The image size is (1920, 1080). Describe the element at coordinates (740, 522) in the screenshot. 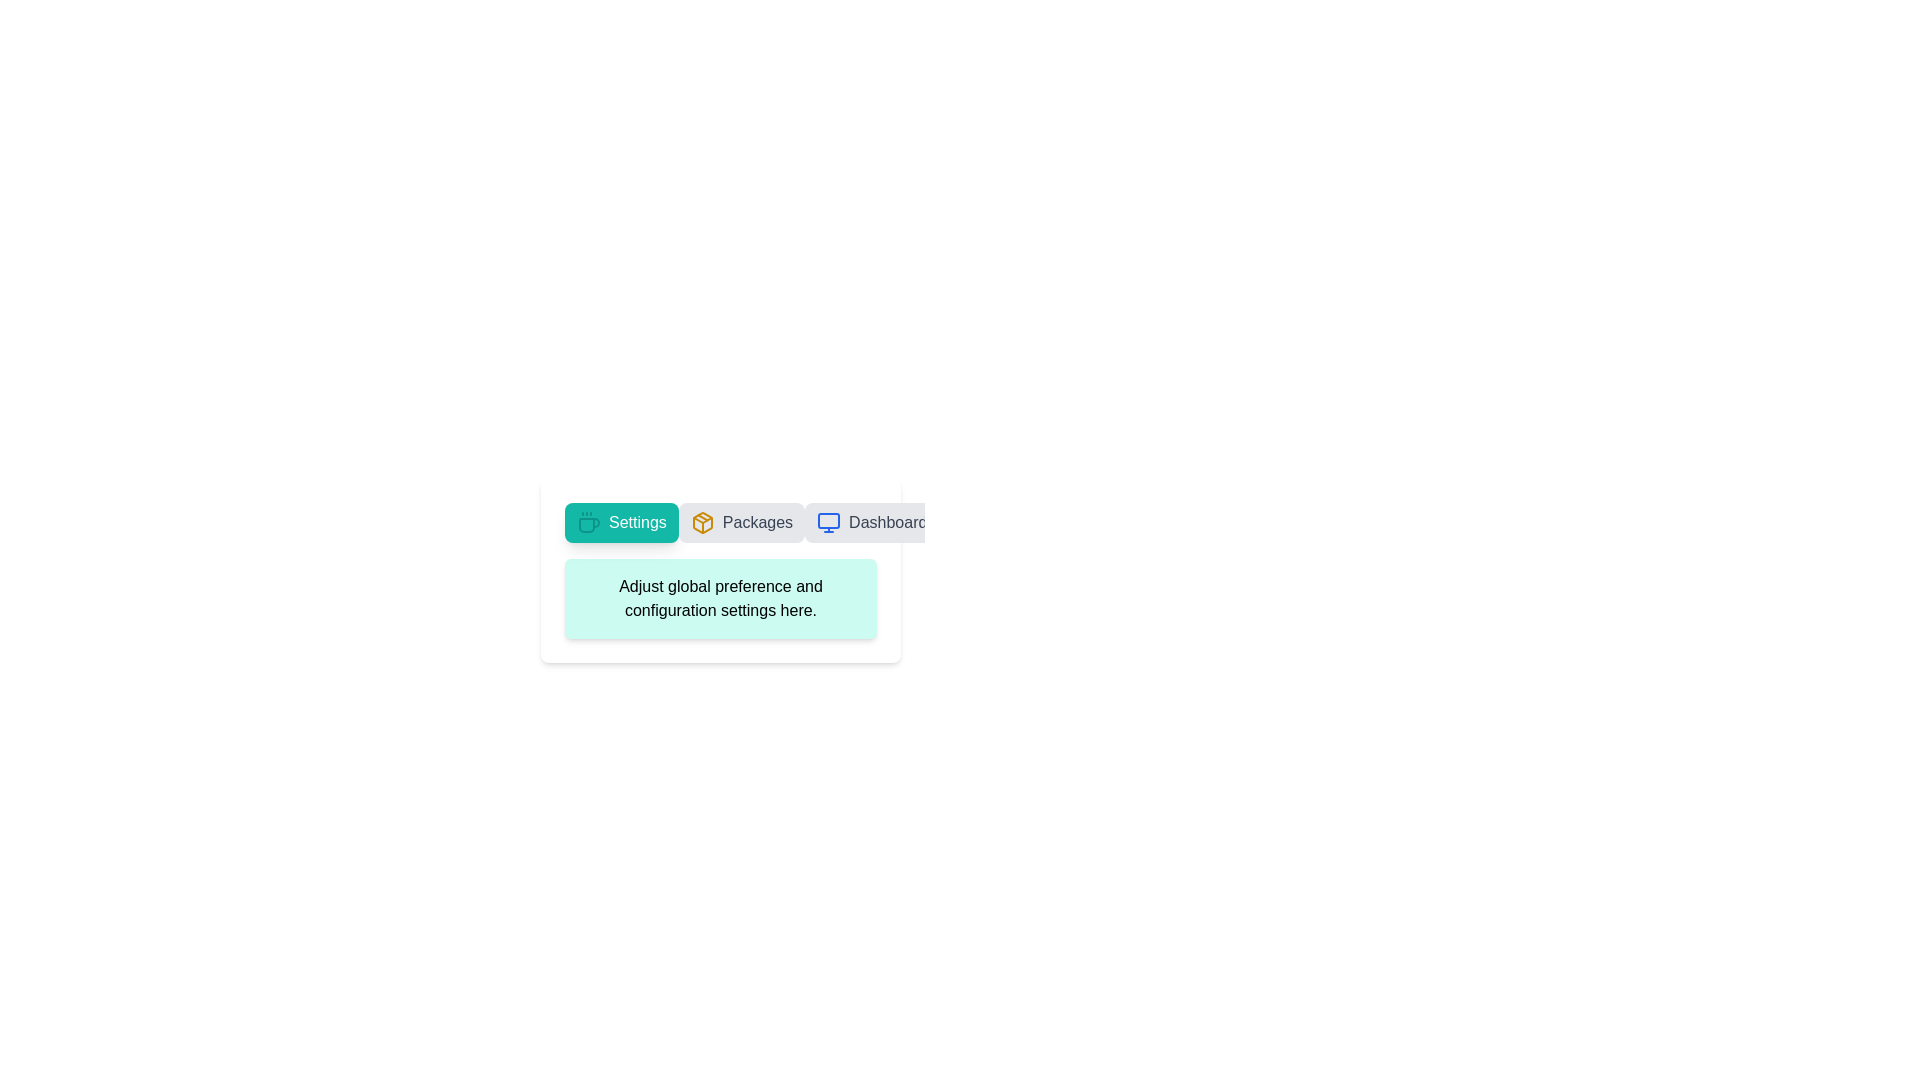

I see `the tab labeled Packages to observe visual feedback` at that location.